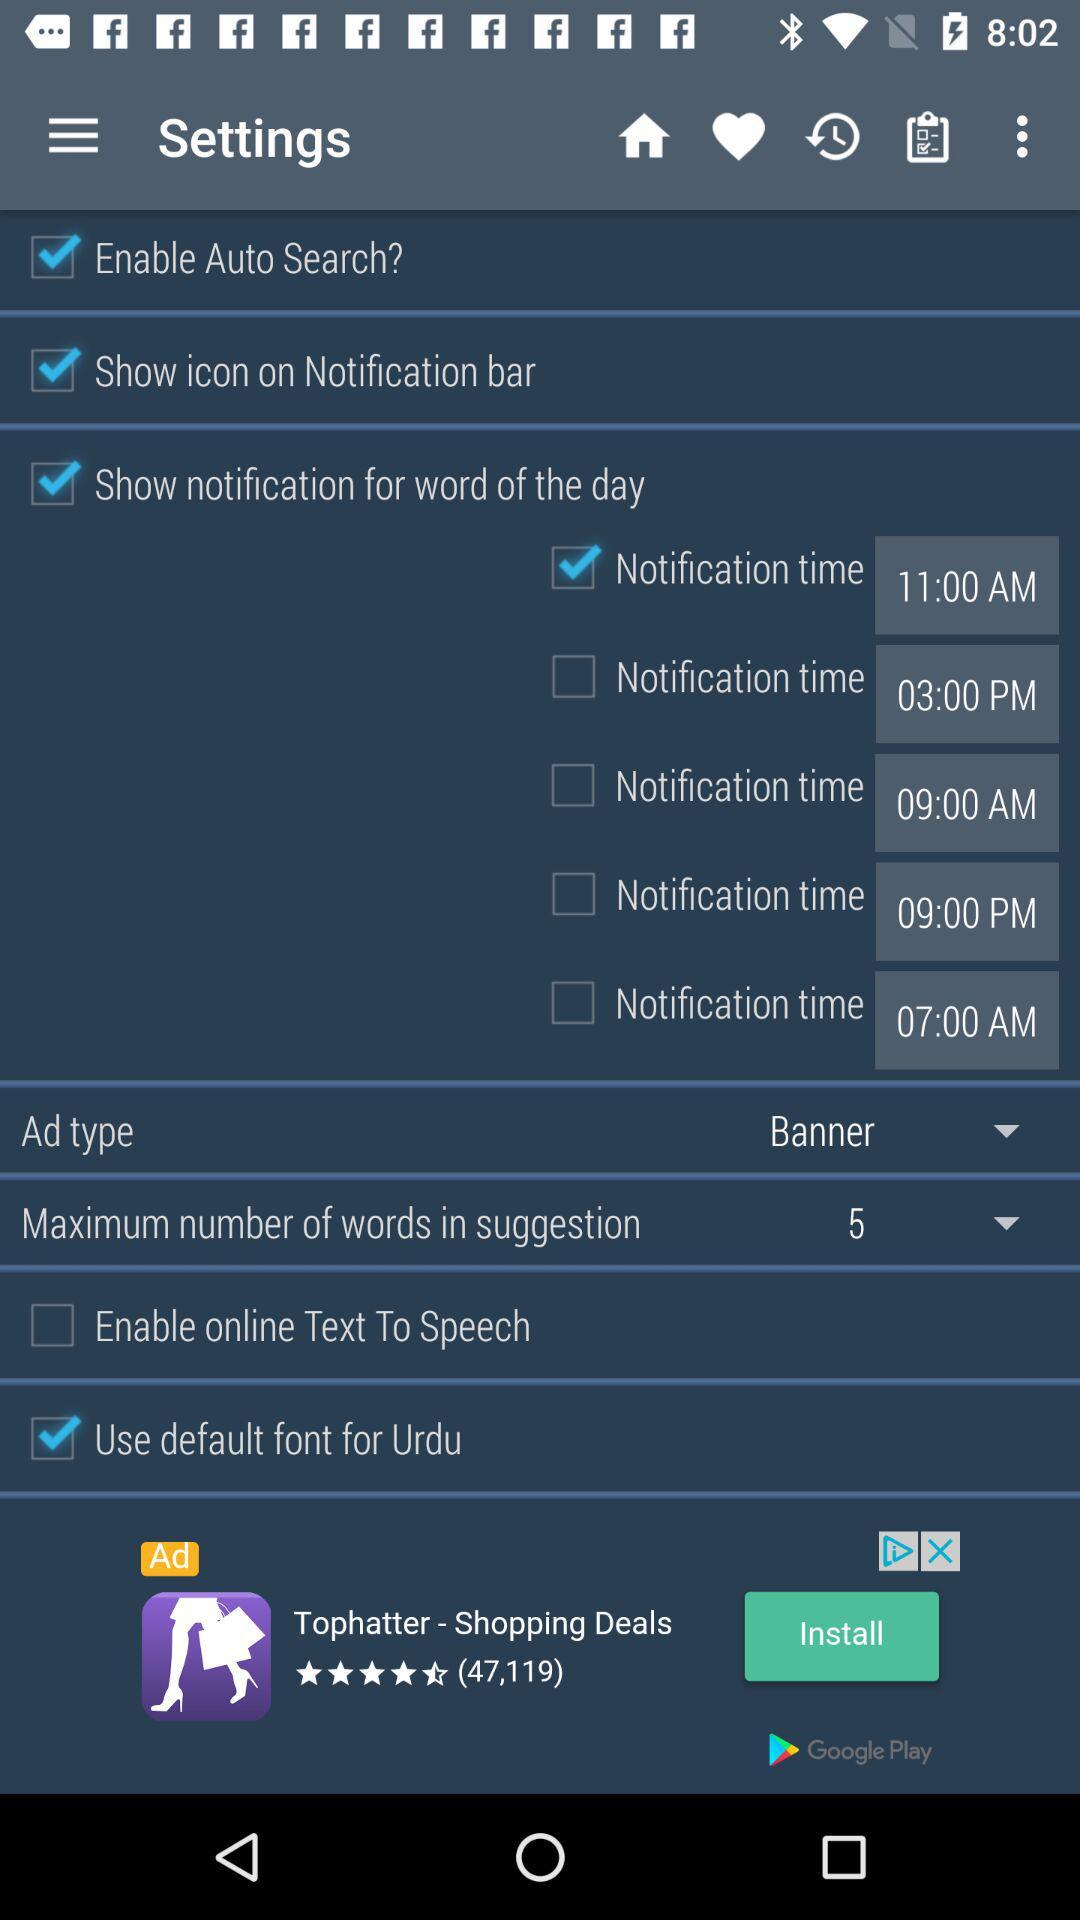 This screenshot has height=1920, width=1080. I want to click on banner, so click(909, 1130).